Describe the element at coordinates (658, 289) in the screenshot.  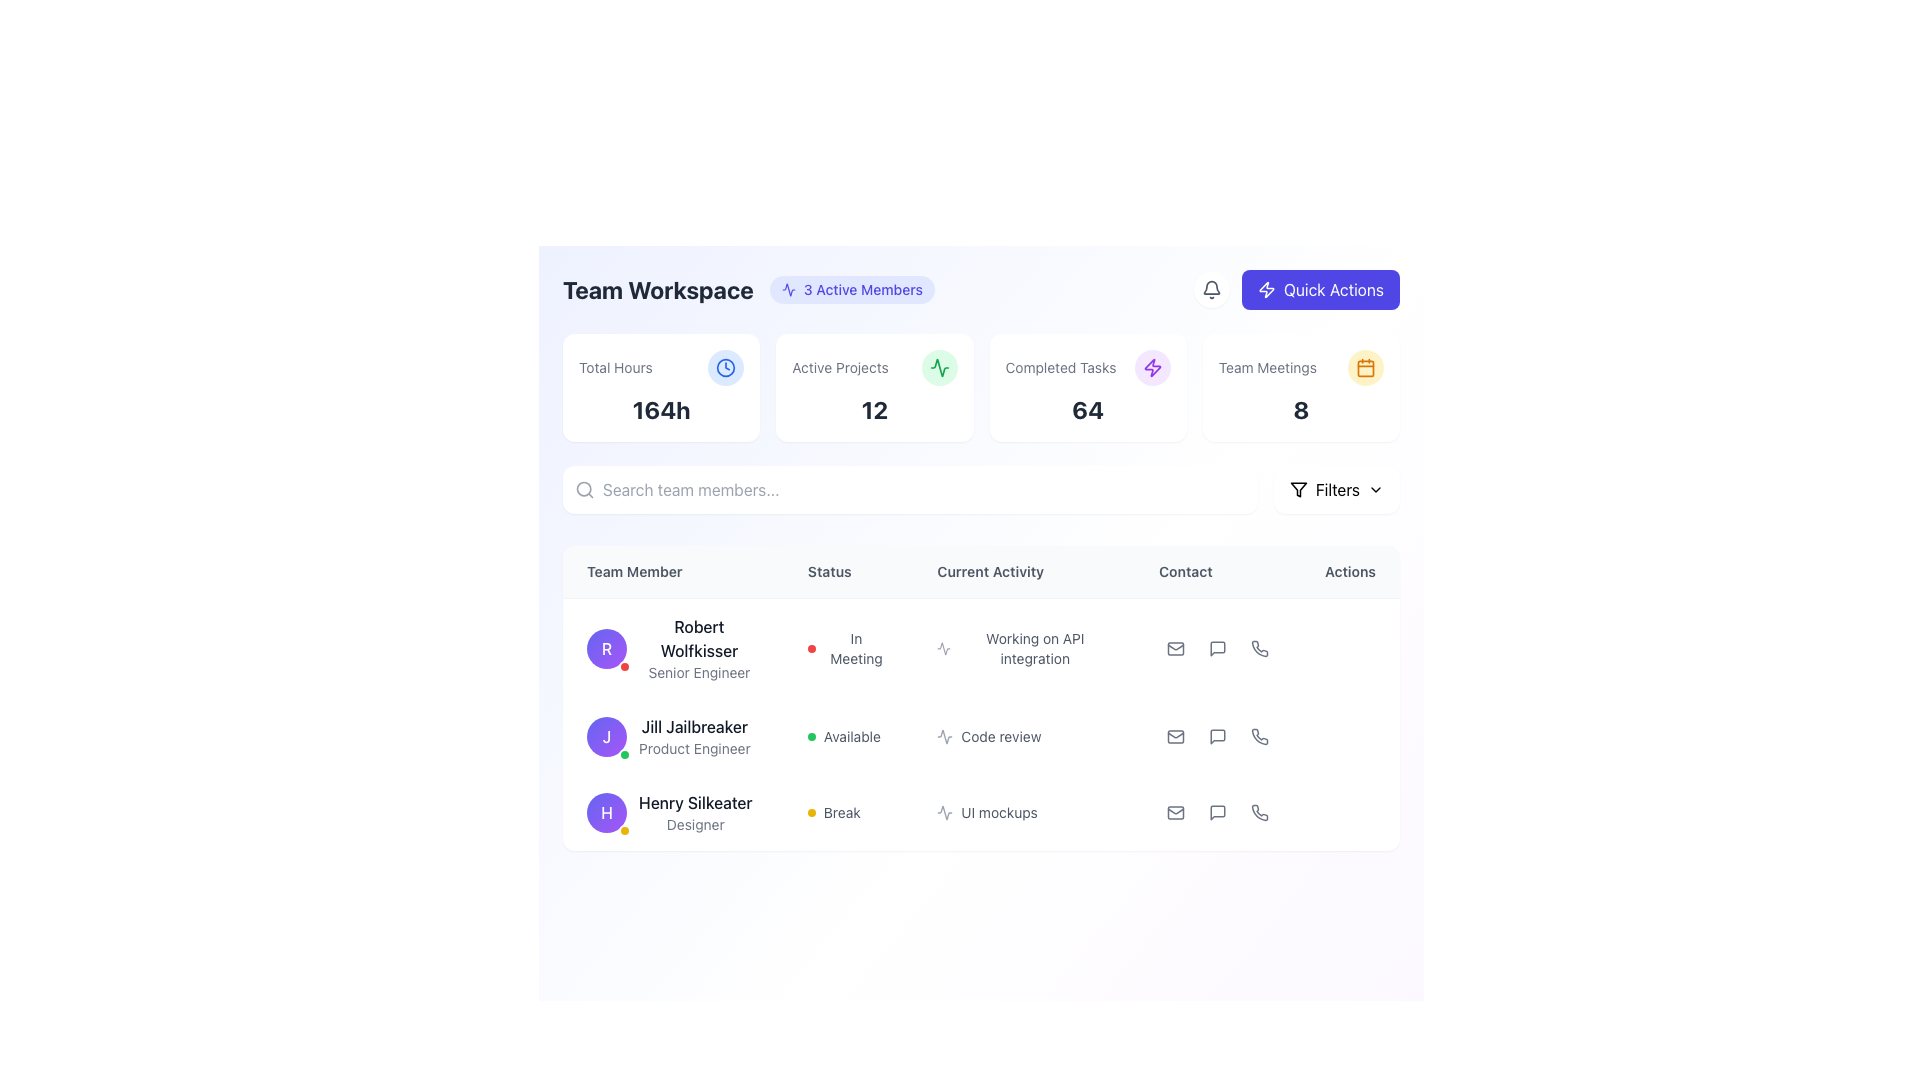
I see `the bold and large text label reading 'Team Workspace', which is styled in dark gray and located near the top-left of the interface` at that location.